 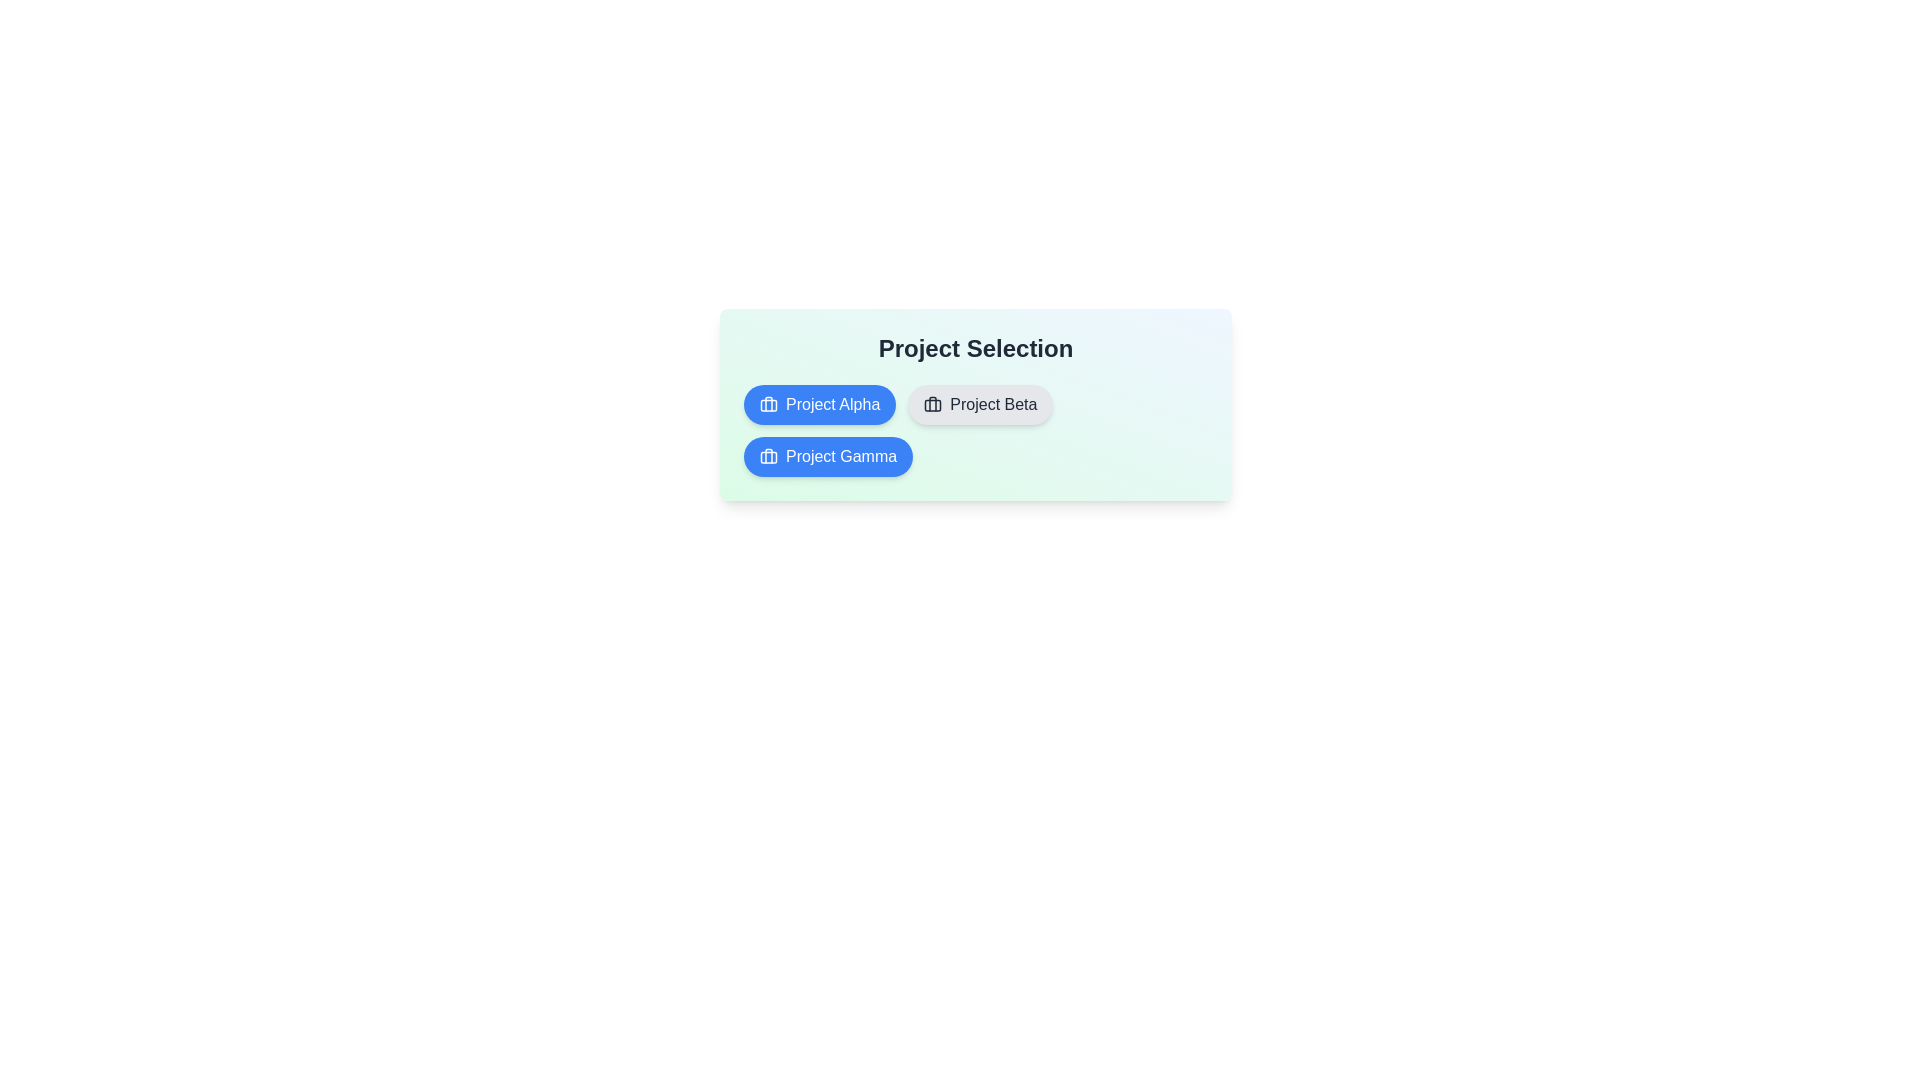 What do you see at coordinates (828, 456) in the screenshot?
I see `the project chip labeled Project Gamma` at bounding box center [828, 456].